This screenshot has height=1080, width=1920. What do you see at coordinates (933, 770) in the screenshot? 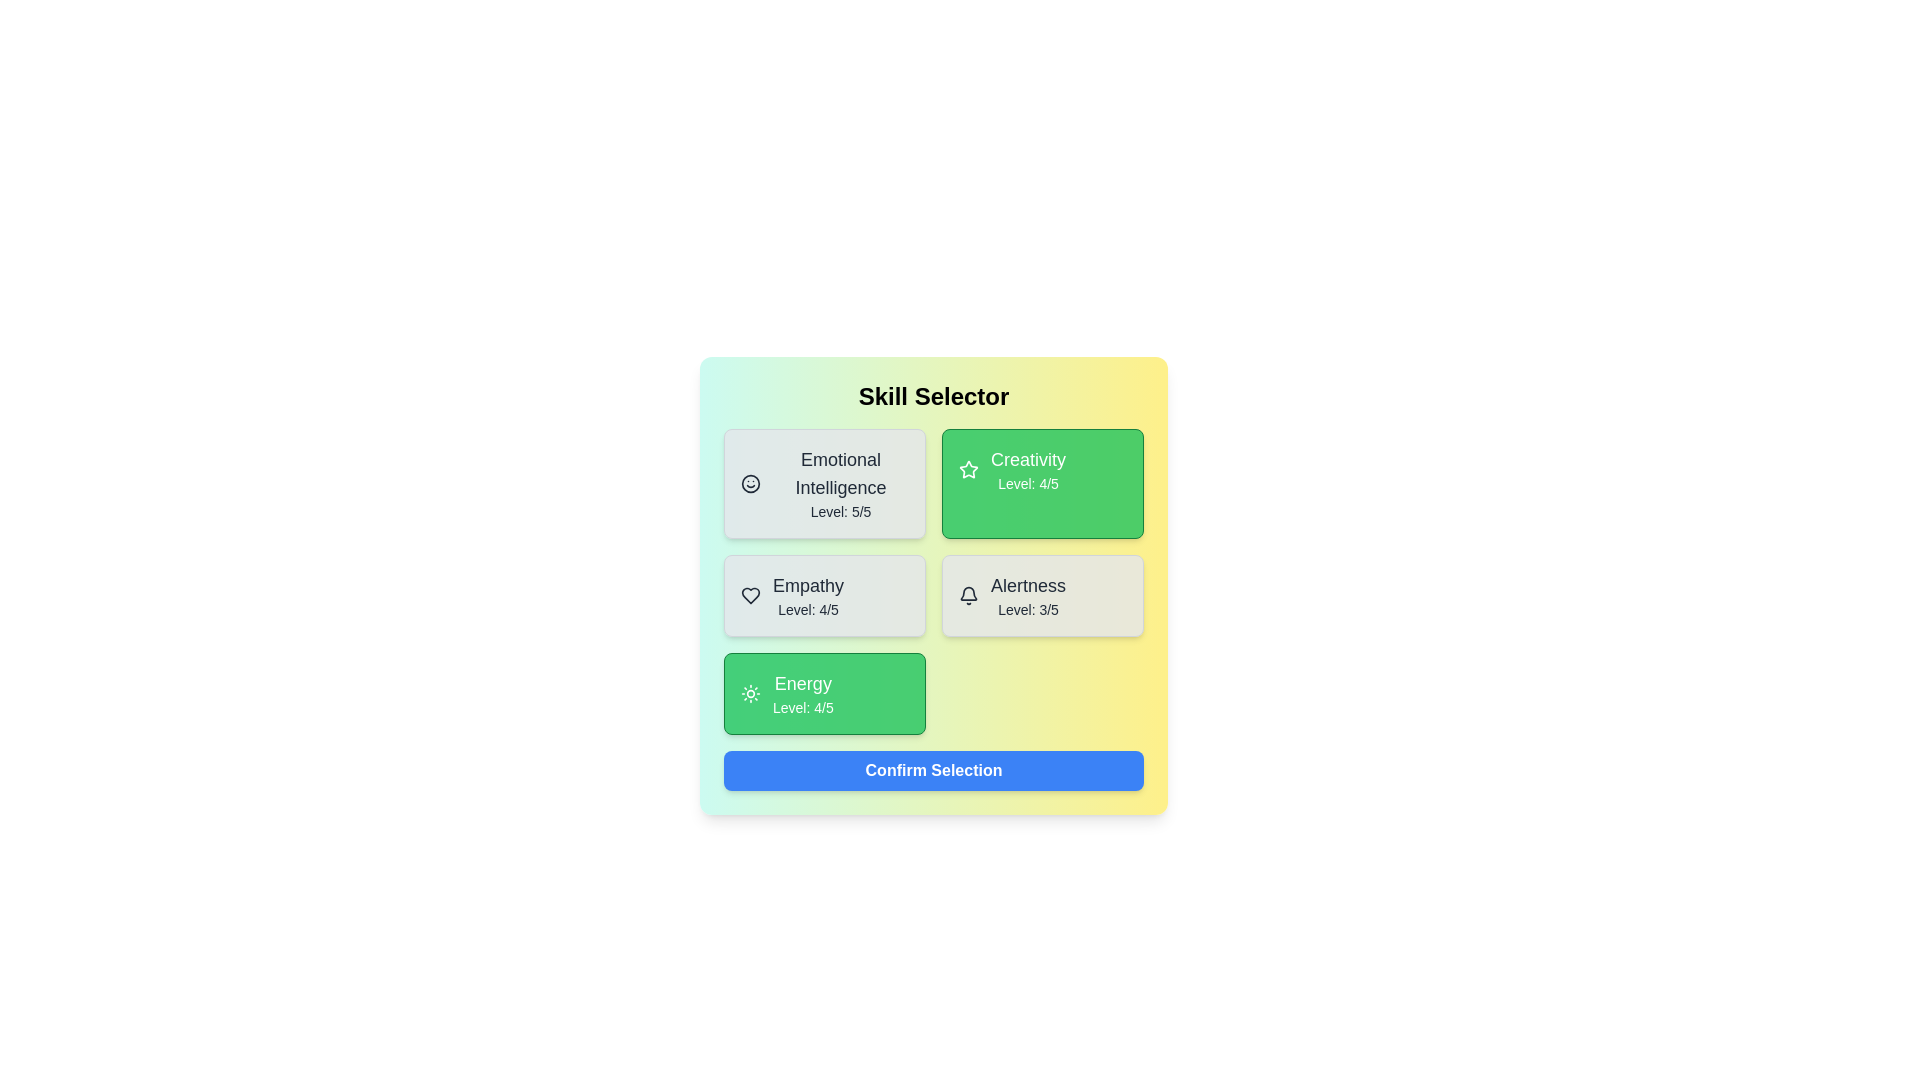
I see `'Confirm Selection' button` at bounding box center [933, 770].